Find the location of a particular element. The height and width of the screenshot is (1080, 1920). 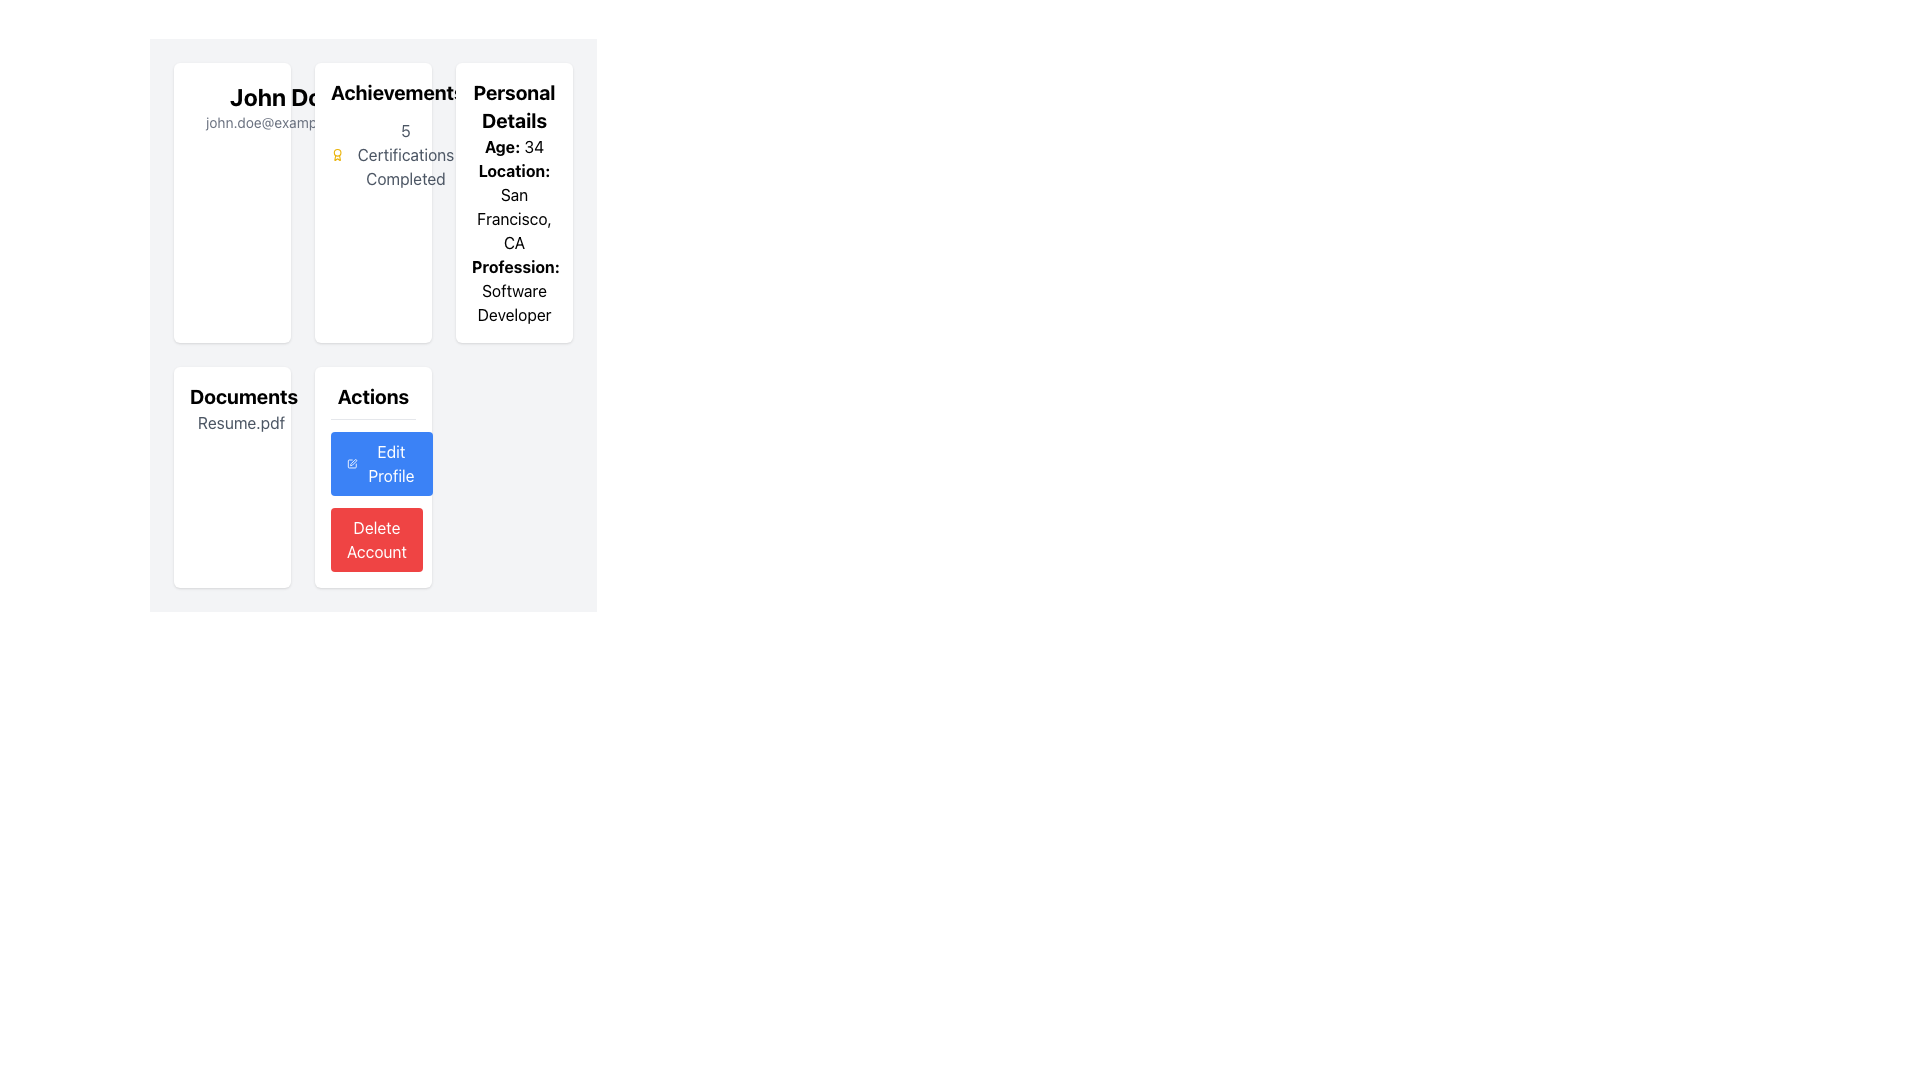

the '5 Certifications Completed' label in the Achievements section, which is styled in a modern sans-serif font and located centrally within the second column, adjacent to an award icon is located at coordinates (404, 153).